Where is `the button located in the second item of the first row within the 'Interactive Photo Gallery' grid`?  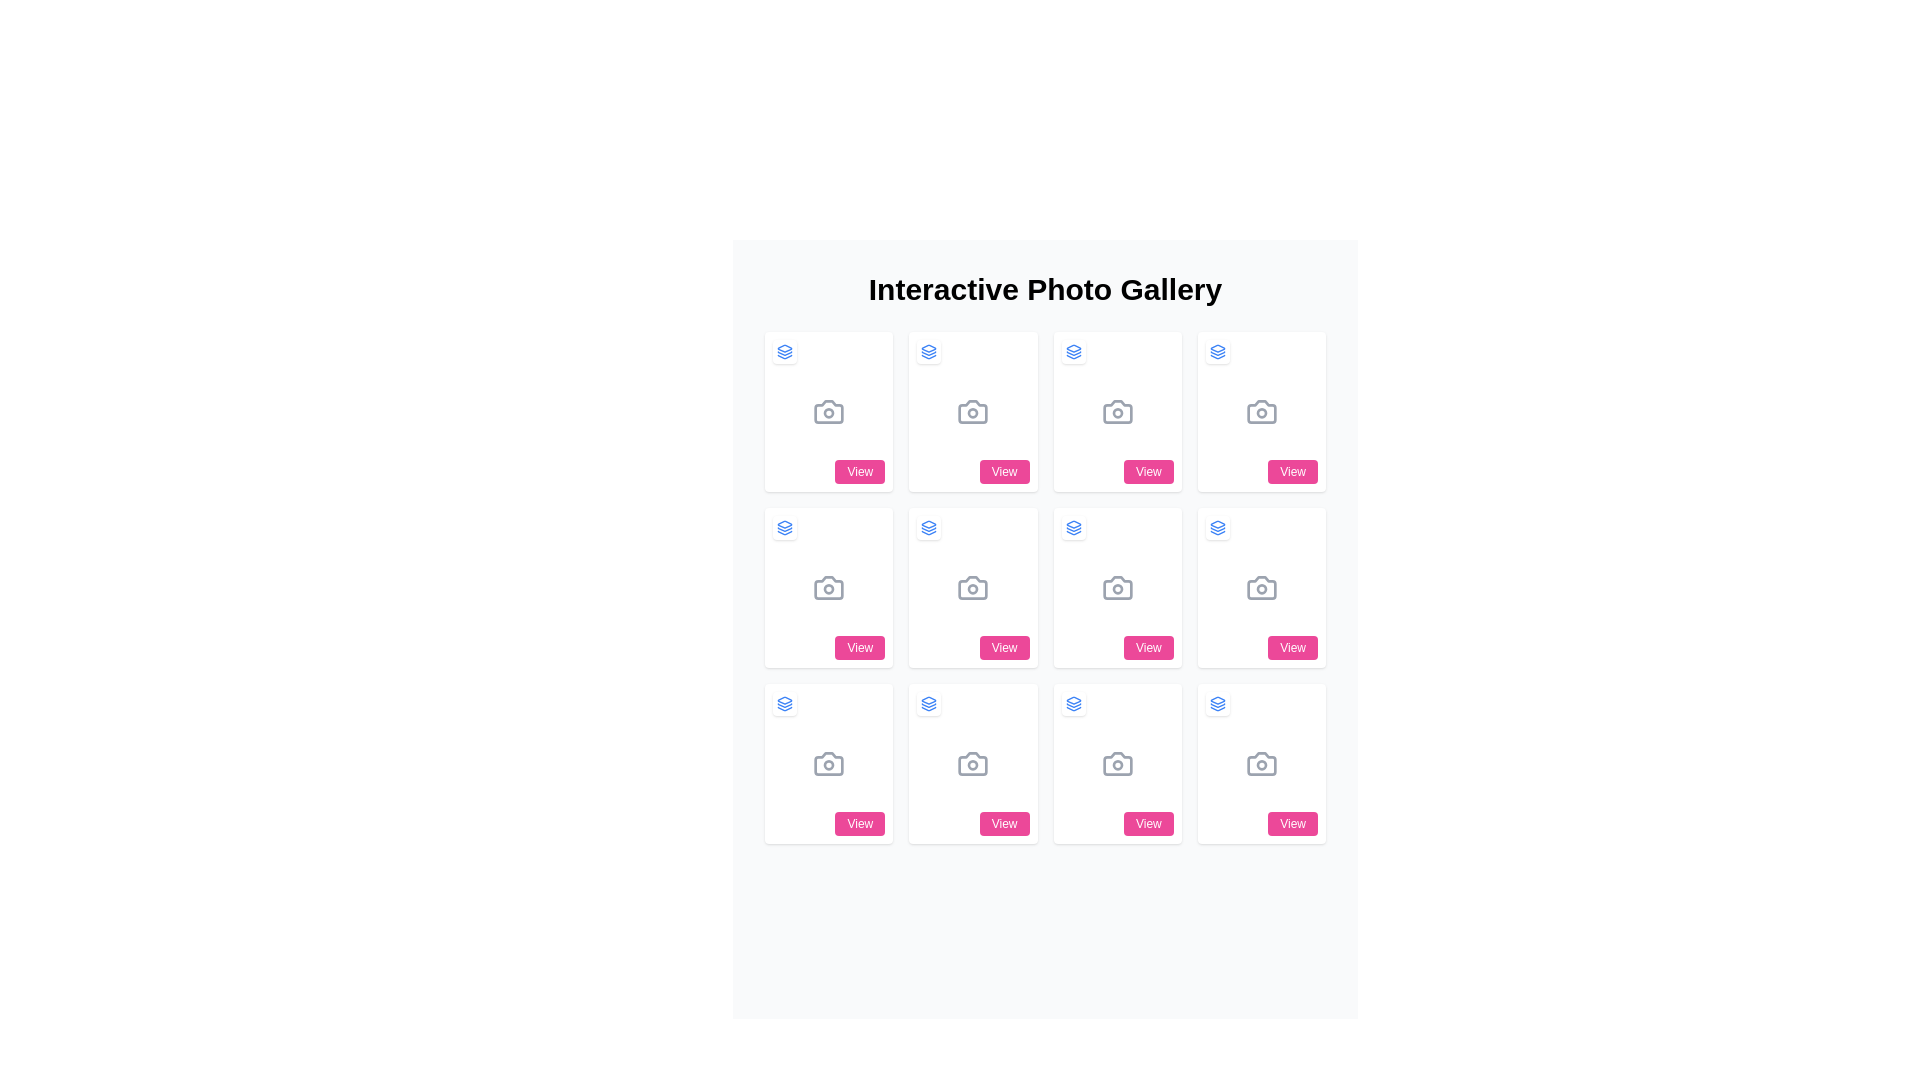
the button located in the second item of the first row within the 'Interactive Photo Gallery' grid is located at coordinates (973, 411).